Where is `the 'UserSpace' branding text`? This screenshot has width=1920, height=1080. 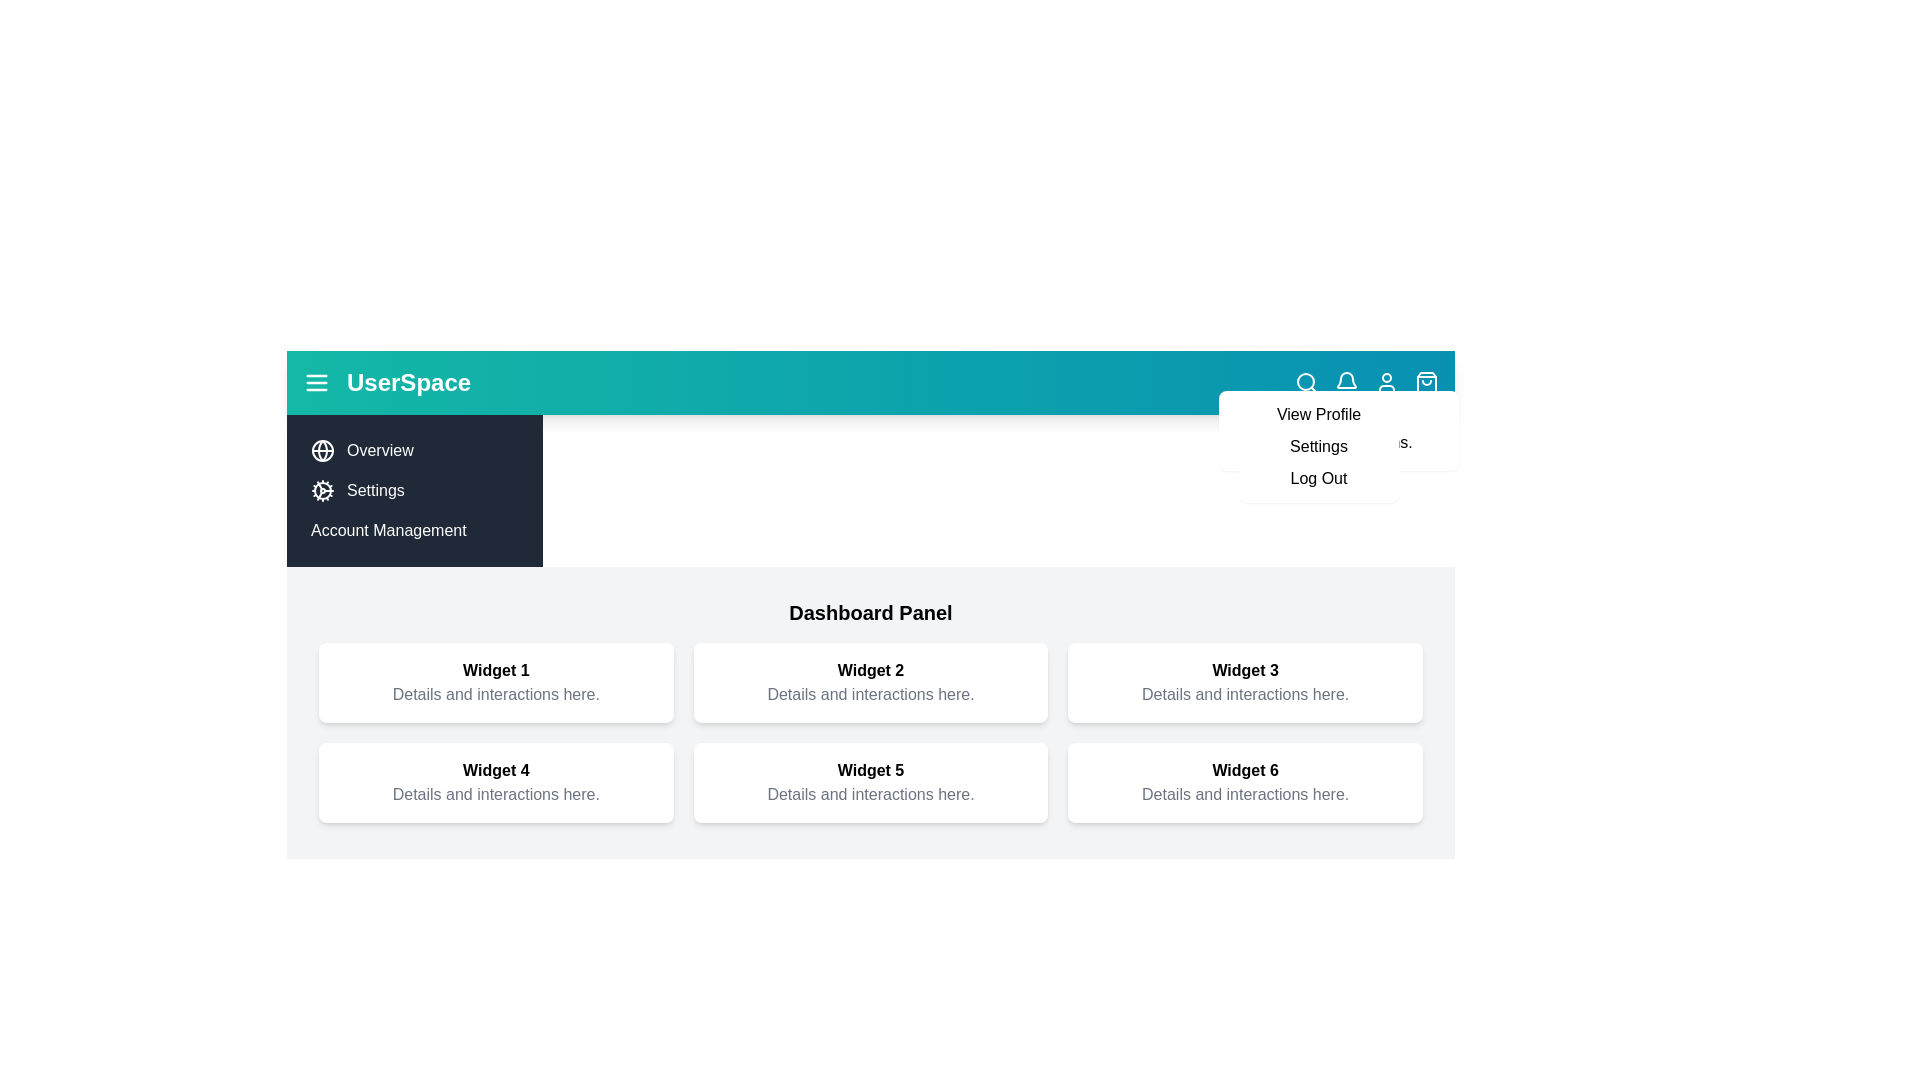 the 'UserSpace' branding text is located at coordinates (387, 382).